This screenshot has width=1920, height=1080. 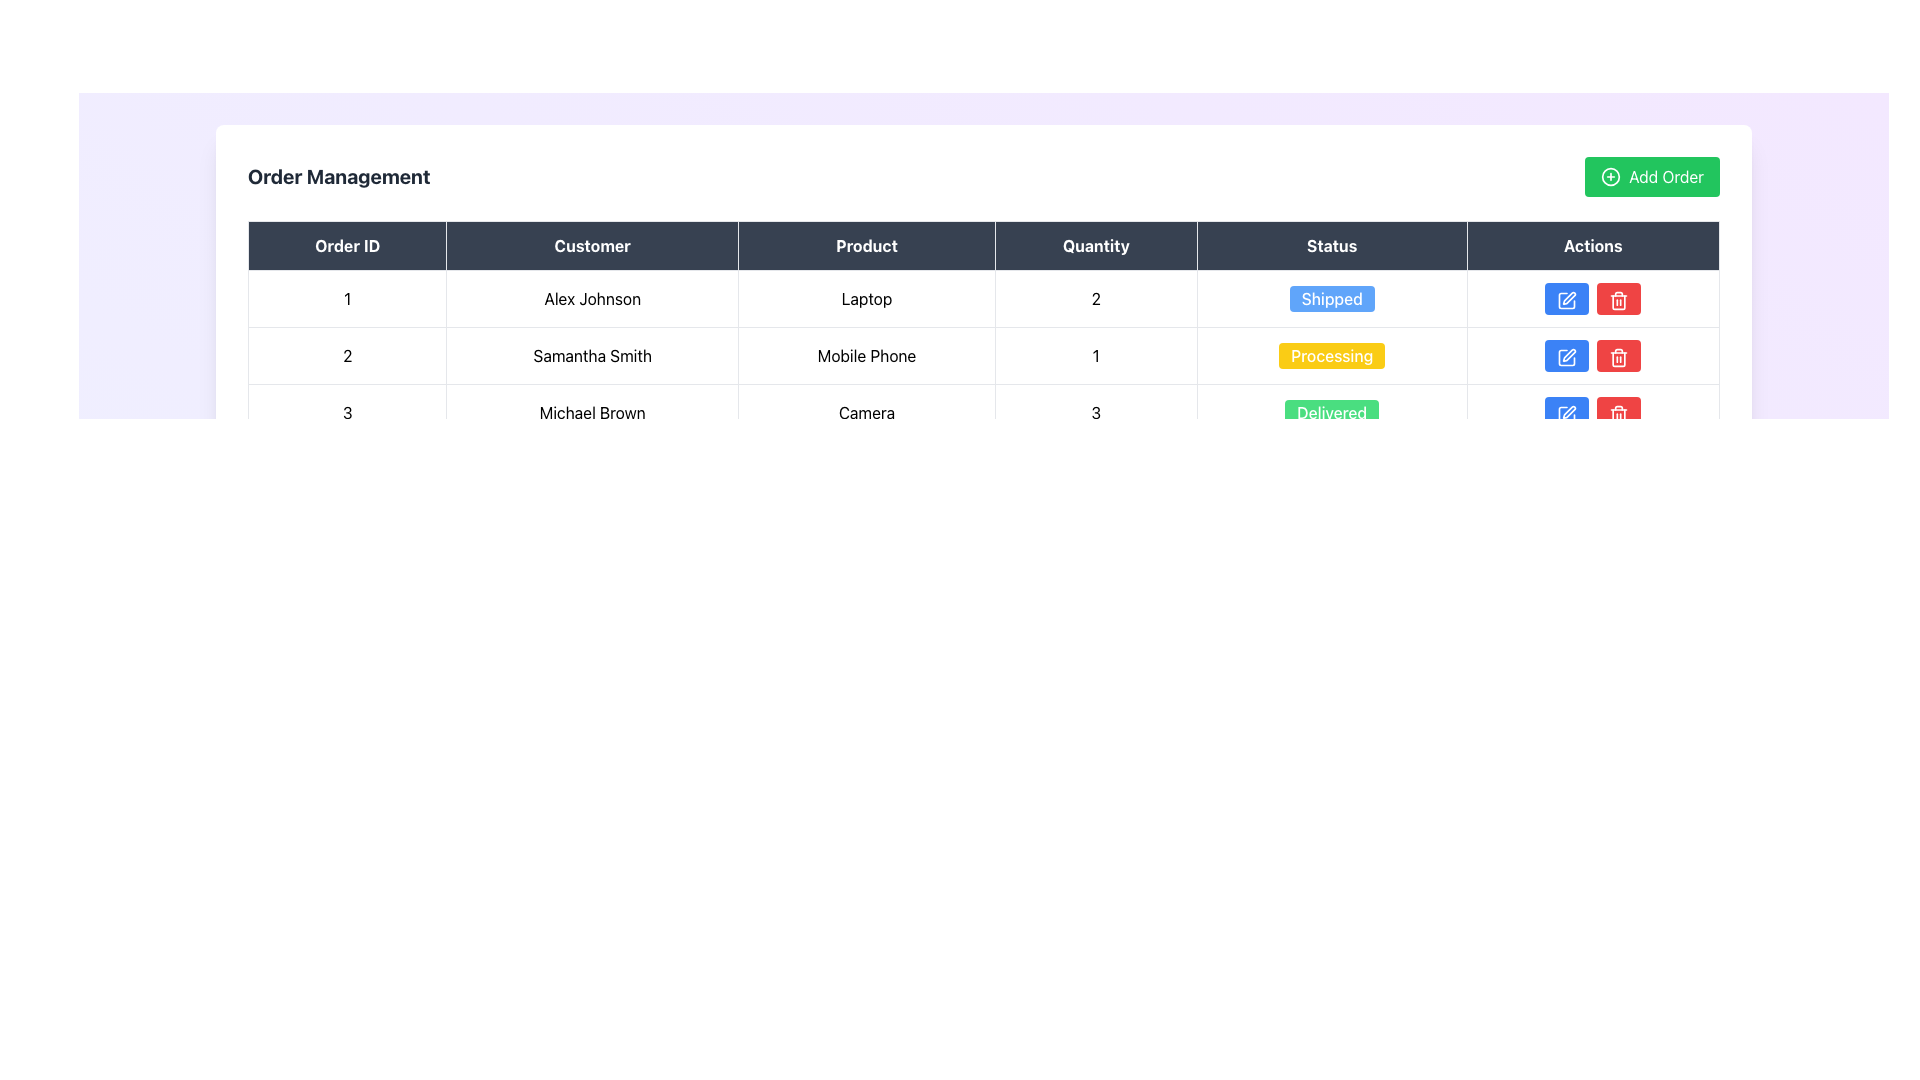 I want to click on the text label displaying 'Order Management', which is styled in bold, large dark gray text and positioned above the orders table in the upper-left corner of the interface, so click(x=339, y=176).